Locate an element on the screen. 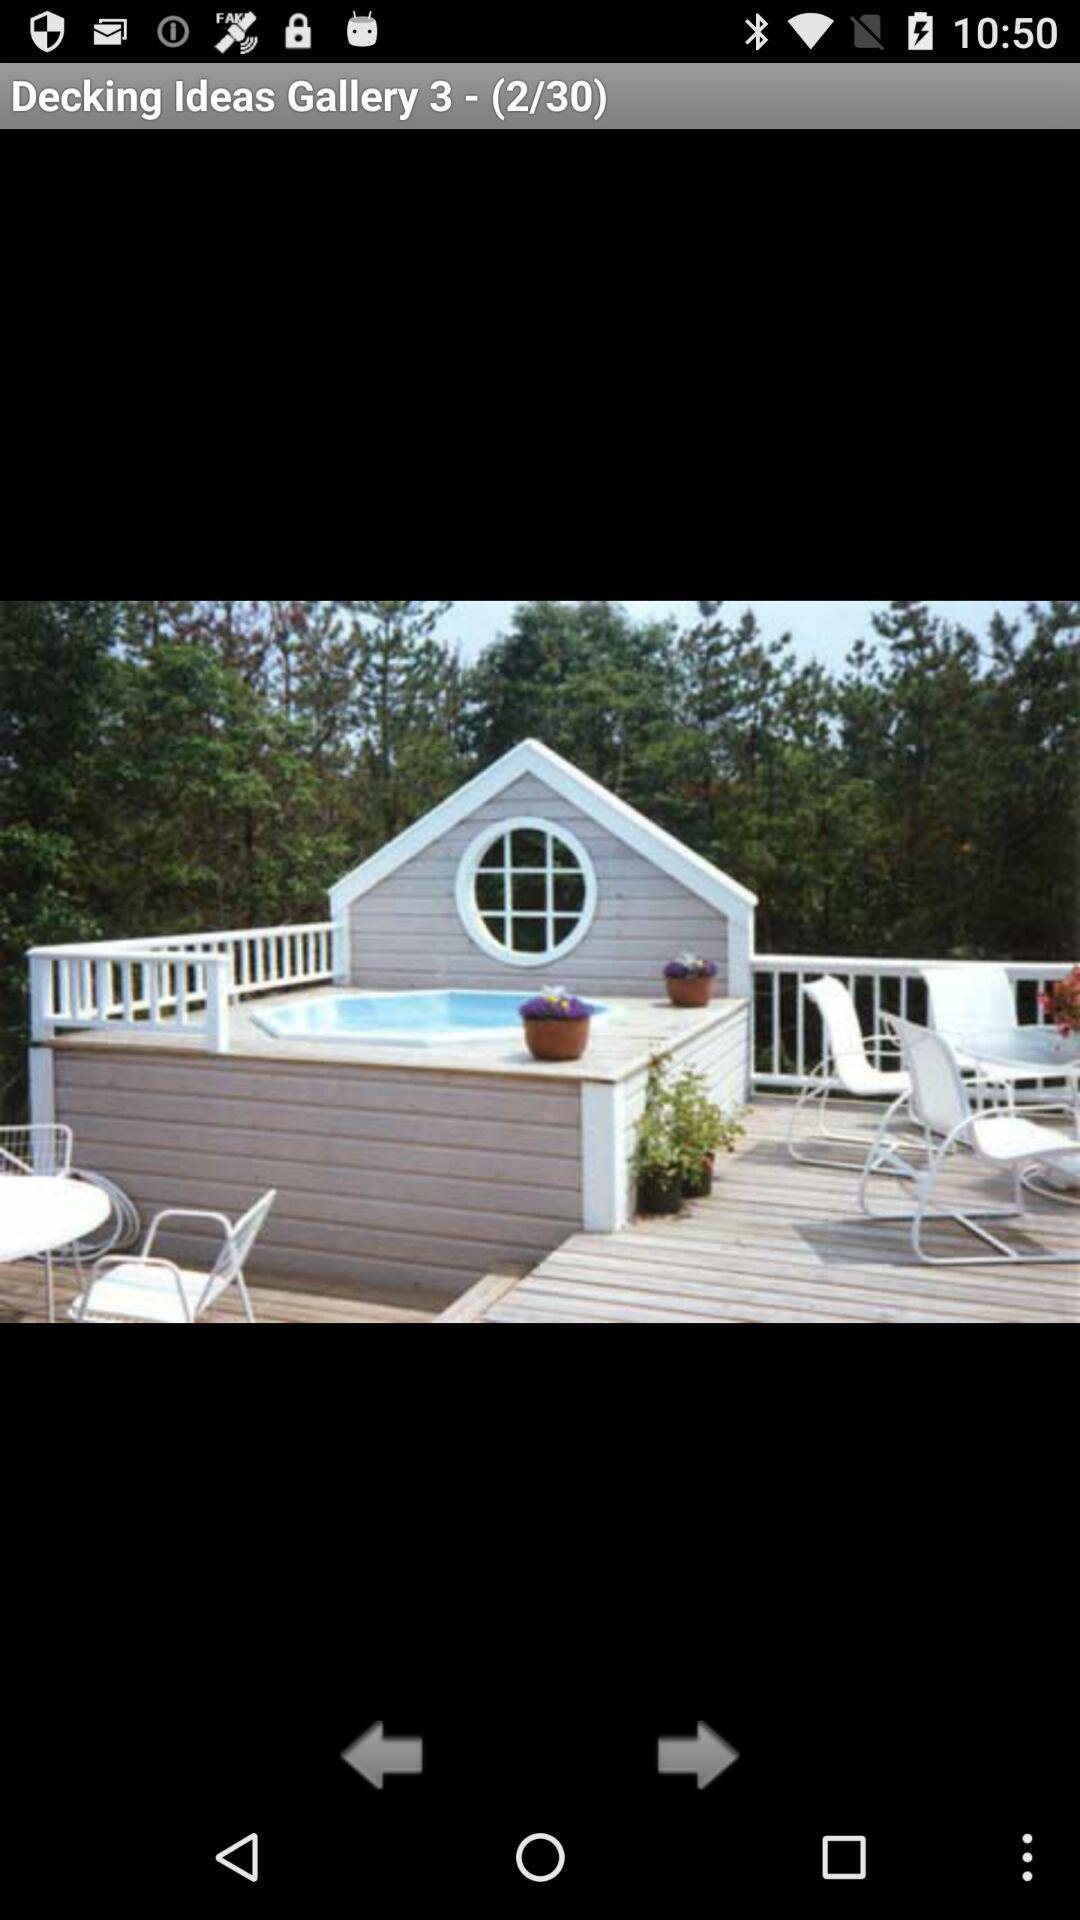  move forward to the next image is located at coordinates (691, 1756).